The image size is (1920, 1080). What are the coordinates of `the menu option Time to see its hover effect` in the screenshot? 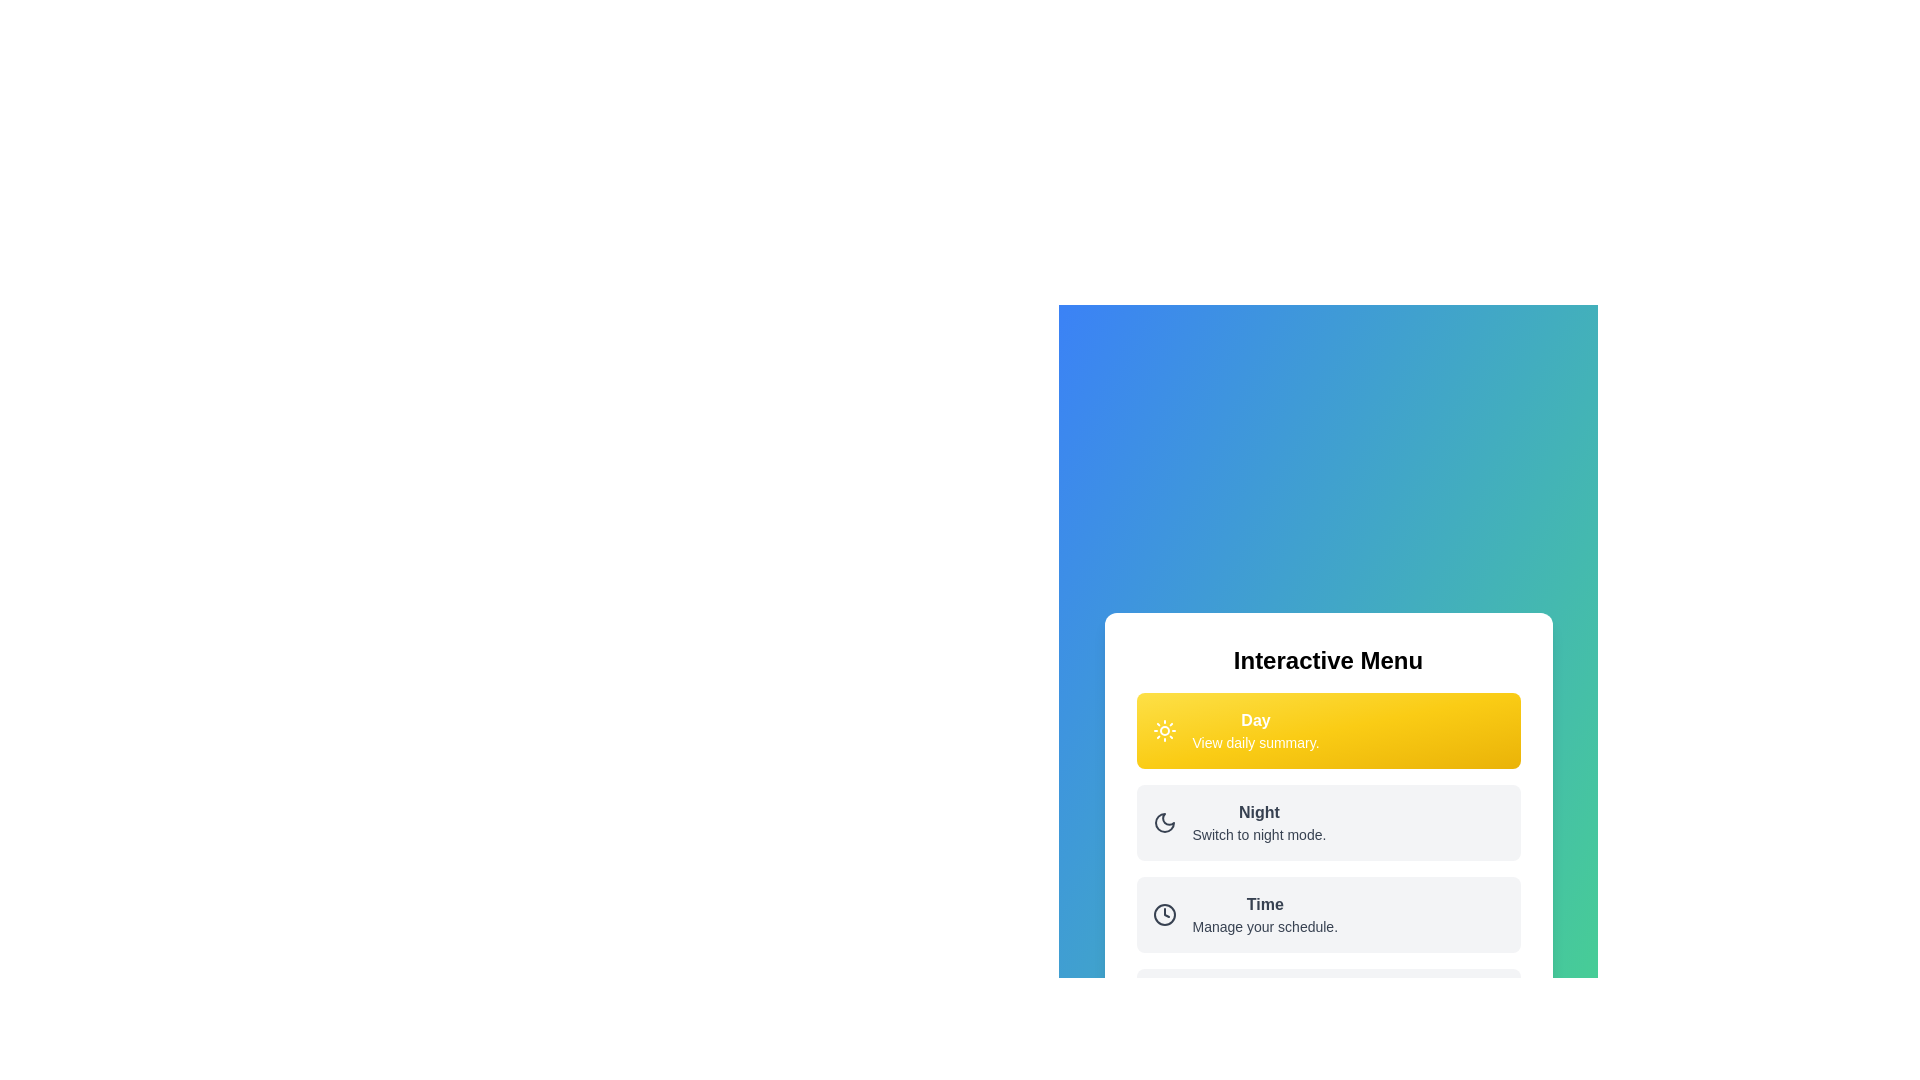 It's located at (1328, 914).